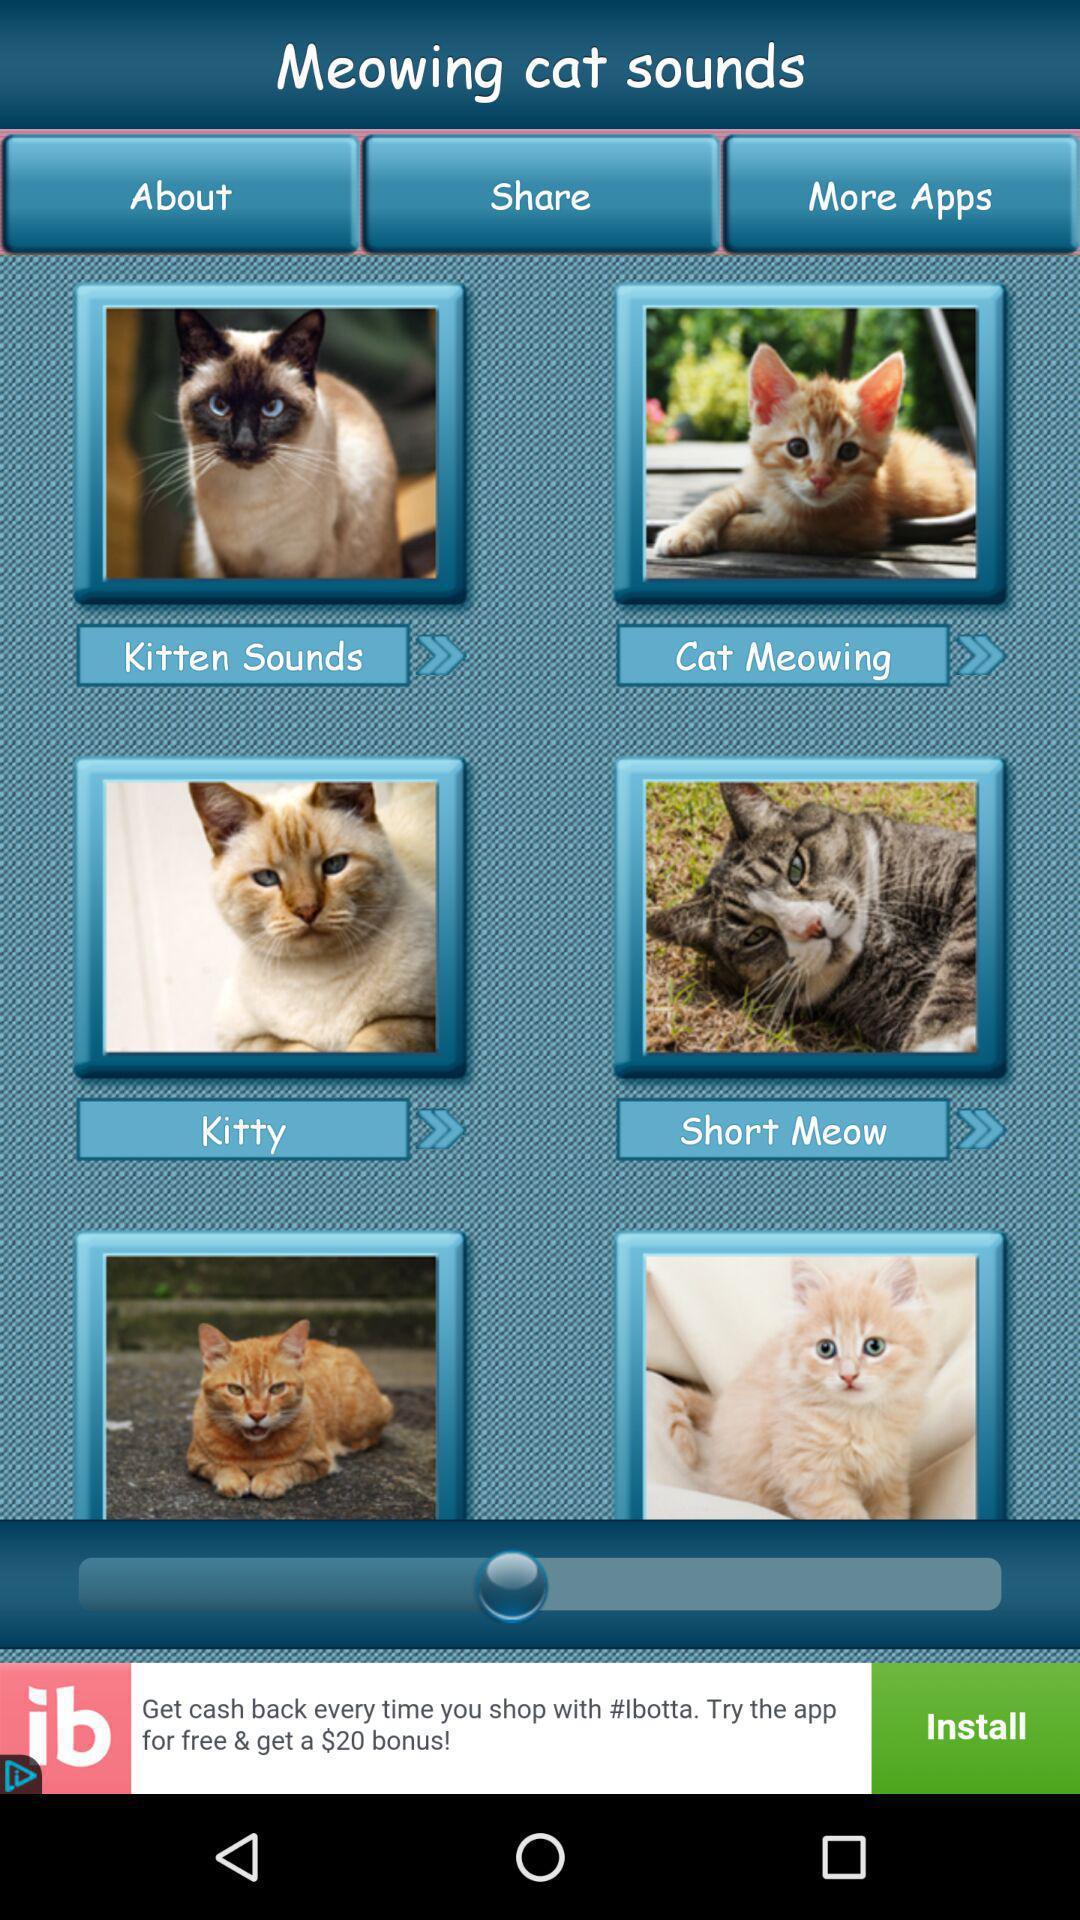 Image resolution: width=1080 pixels, height=1920 pixels. Describe the element at coordinates (270, 1367) in the screenshot. I see `click meow image` at that location.